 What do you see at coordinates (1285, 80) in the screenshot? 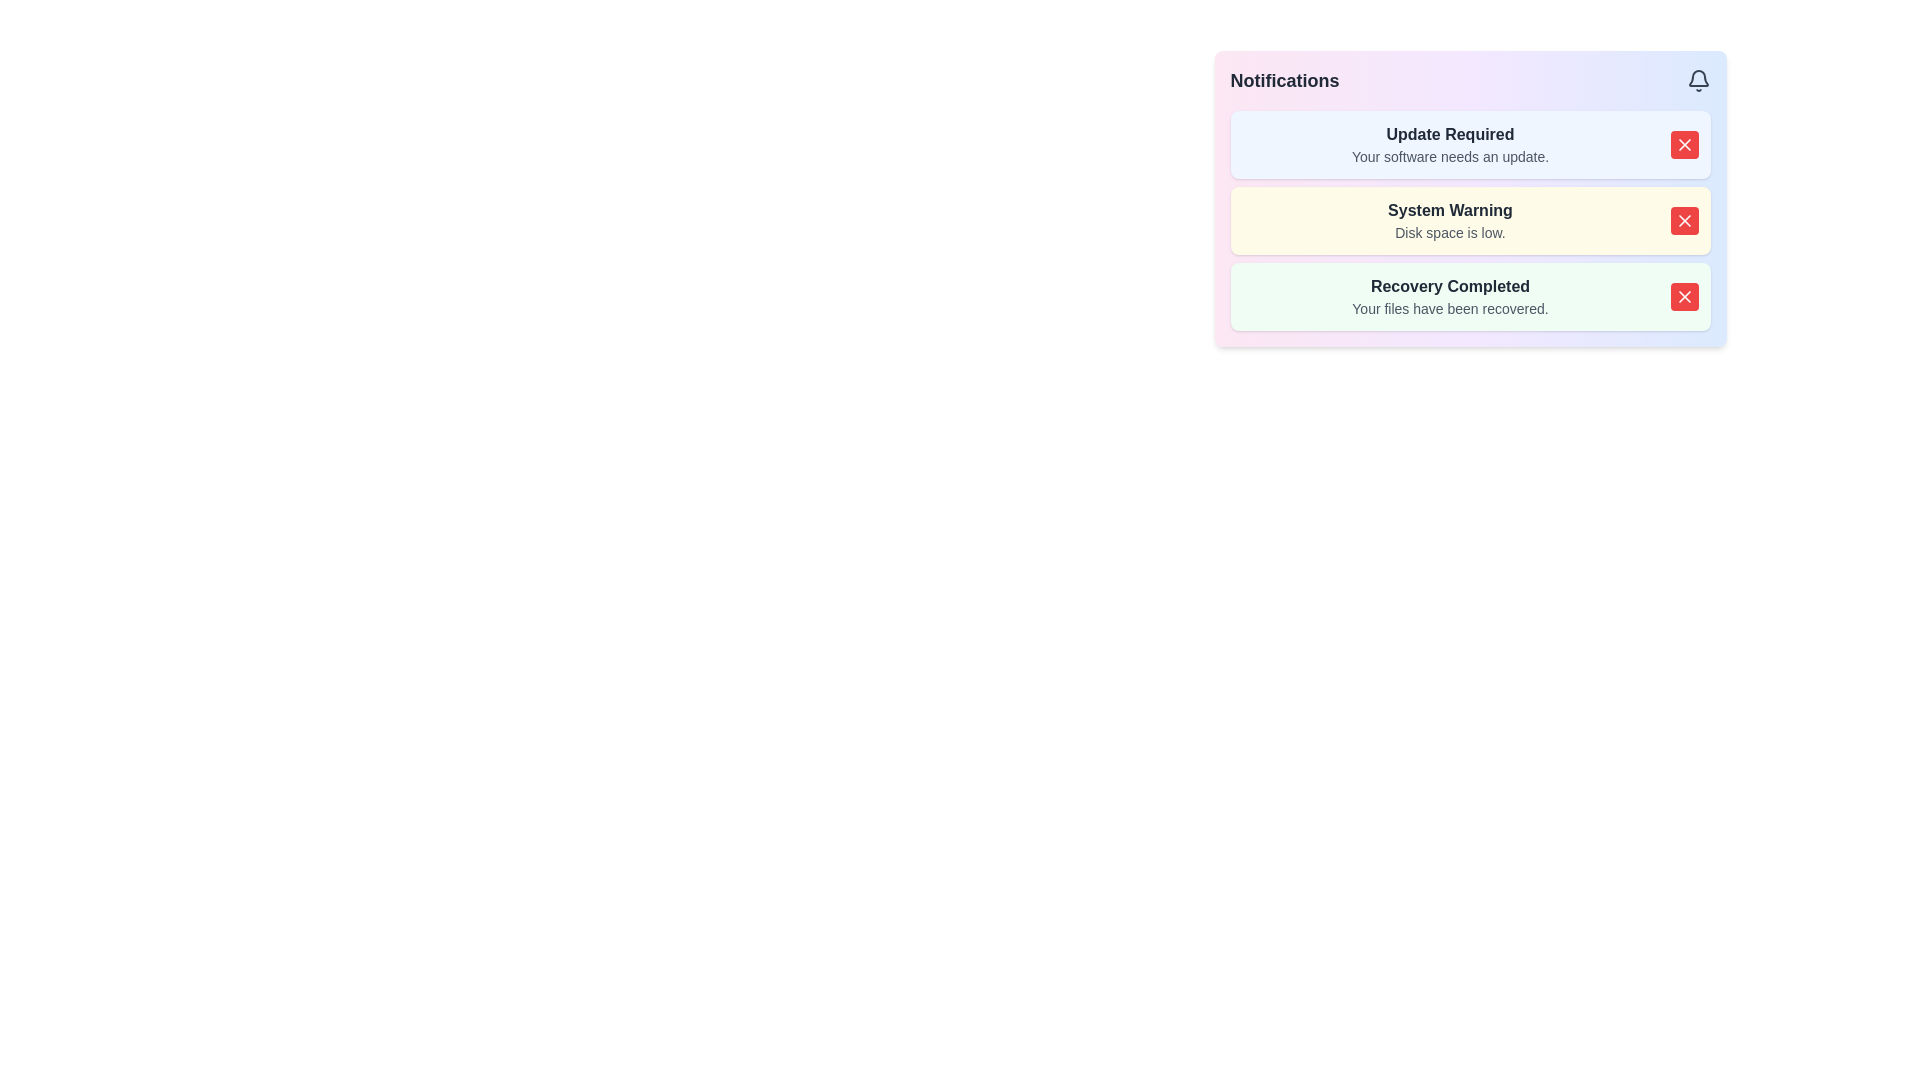
I see `the Text label that serves as the section header for the notification panel, located at the upper-left side adjacent to a bell icon` at bounding box center [1285, 80].